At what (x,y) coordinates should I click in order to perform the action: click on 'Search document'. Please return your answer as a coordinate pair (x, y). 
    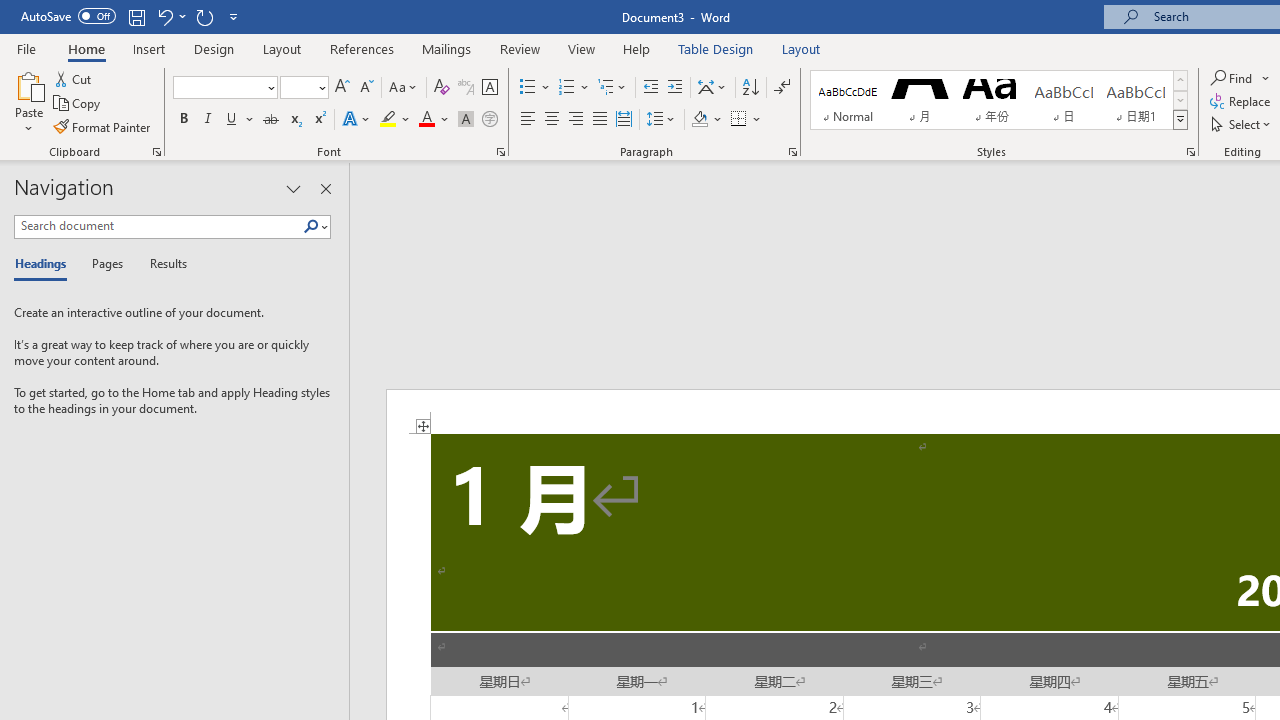
    Looking at the image, I should click on (157, 225).